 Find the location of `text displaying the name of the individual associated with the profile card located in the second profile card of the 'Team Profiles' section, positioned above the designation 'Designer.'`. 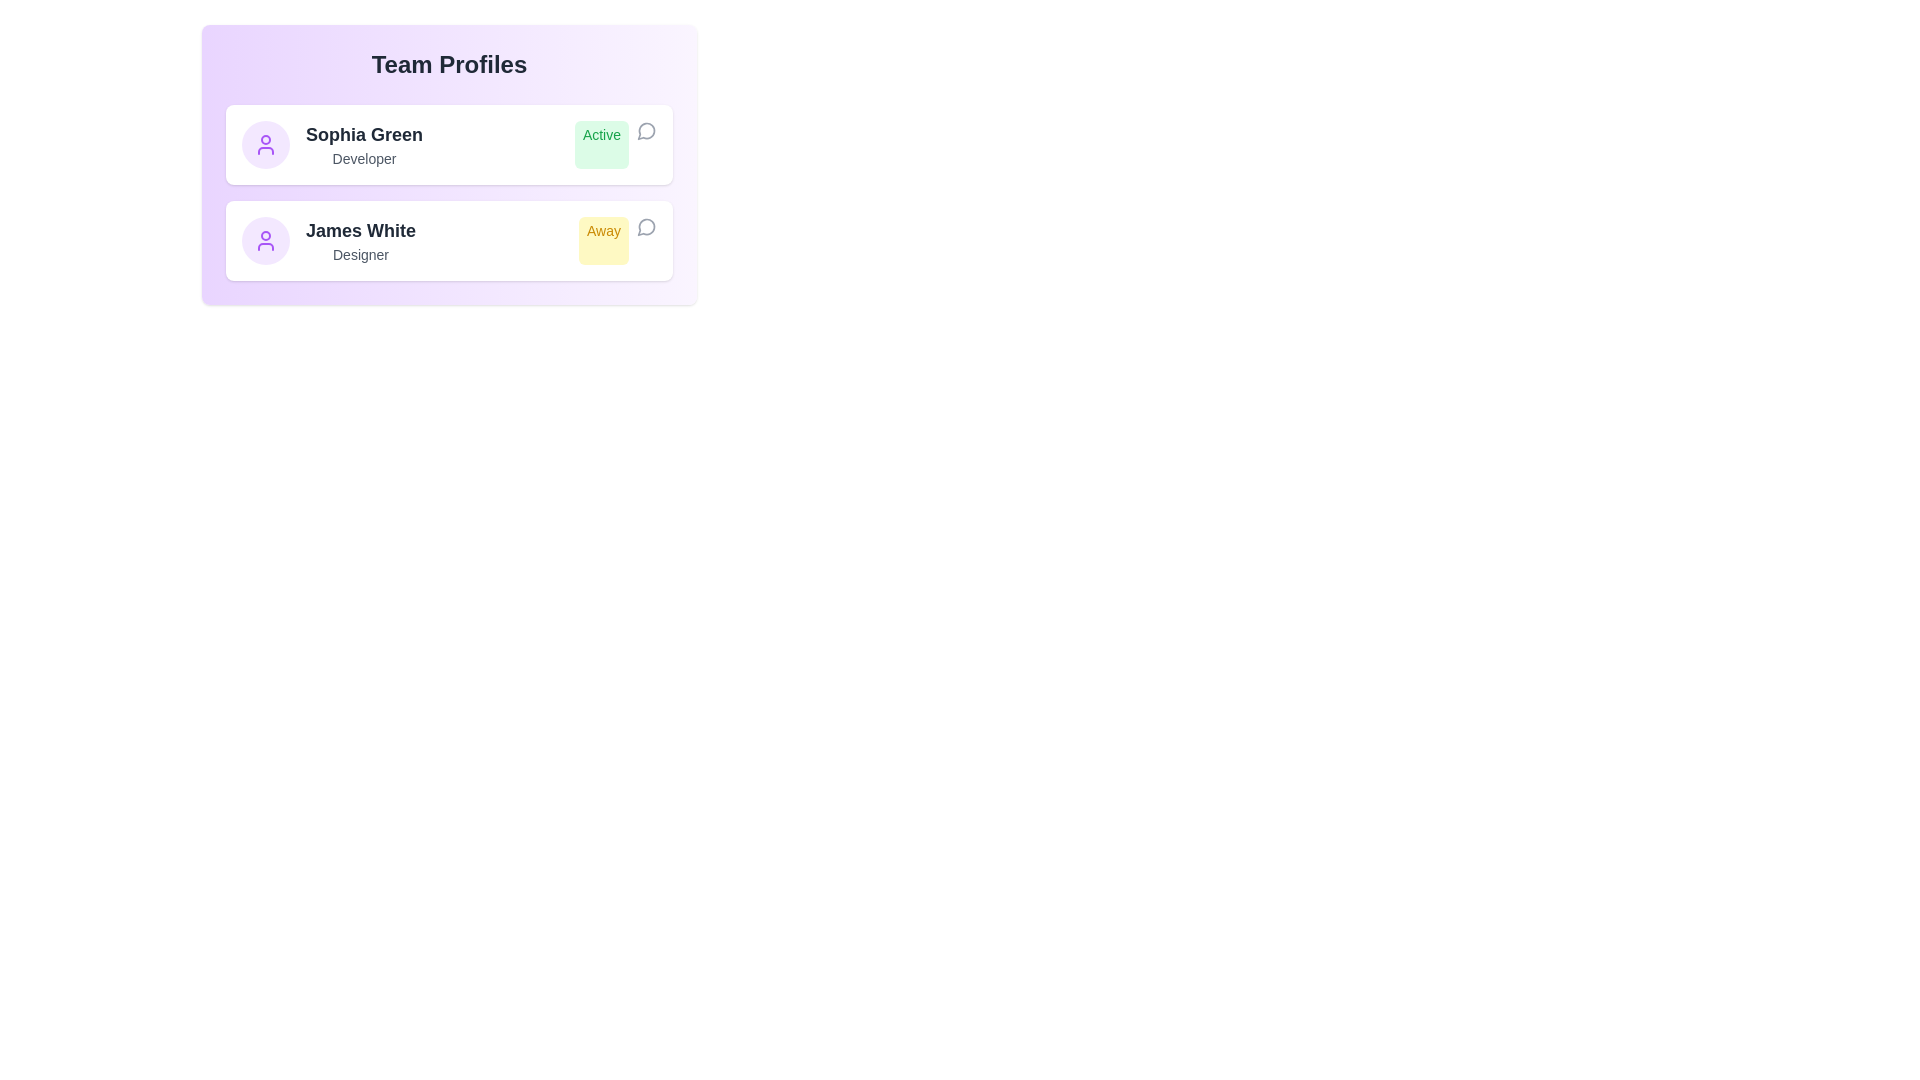

text displaying the name of the individual associated with the profile card located in the second profile card of the 'Team Profiles' section, positioned above the designation 'Designer.' is located at coordinates (360, 230).